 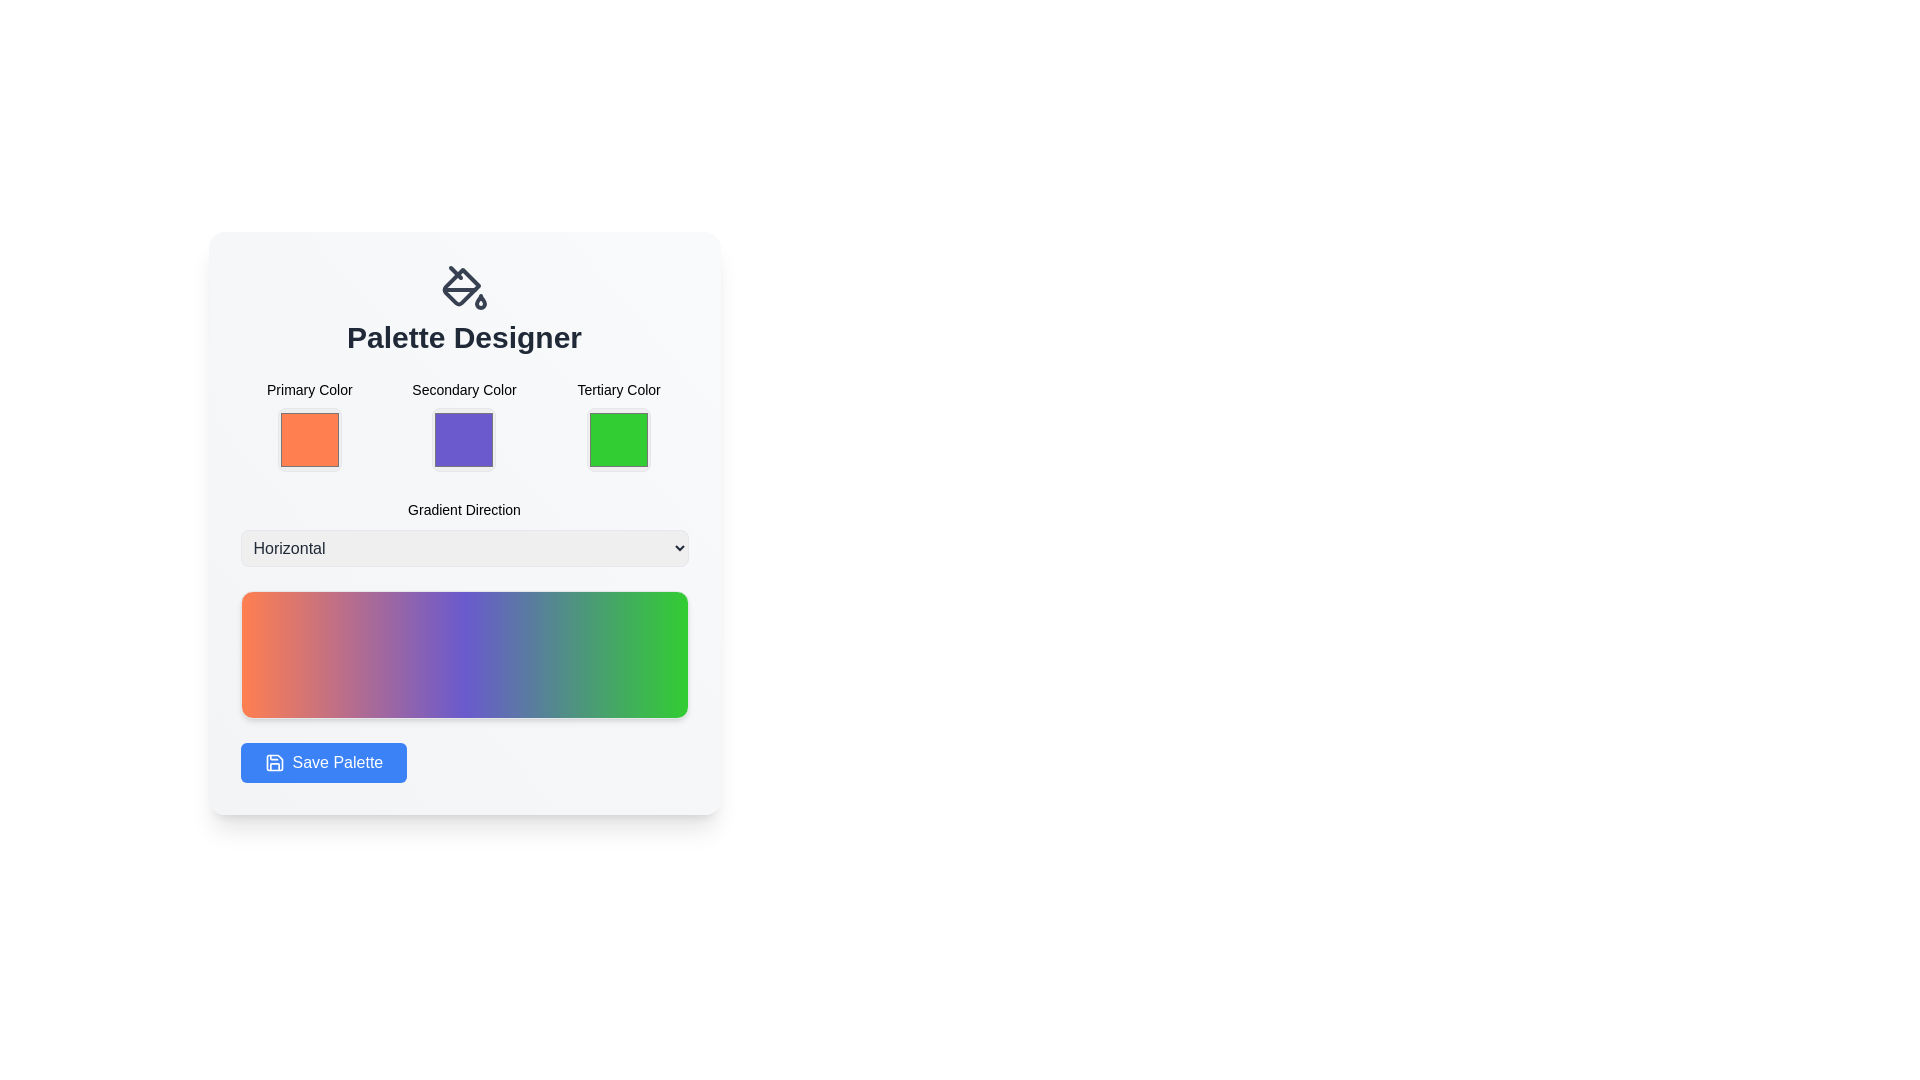 I want to click on the 'Gradient Direction' dropdown menu, so click(x=463, y=531).